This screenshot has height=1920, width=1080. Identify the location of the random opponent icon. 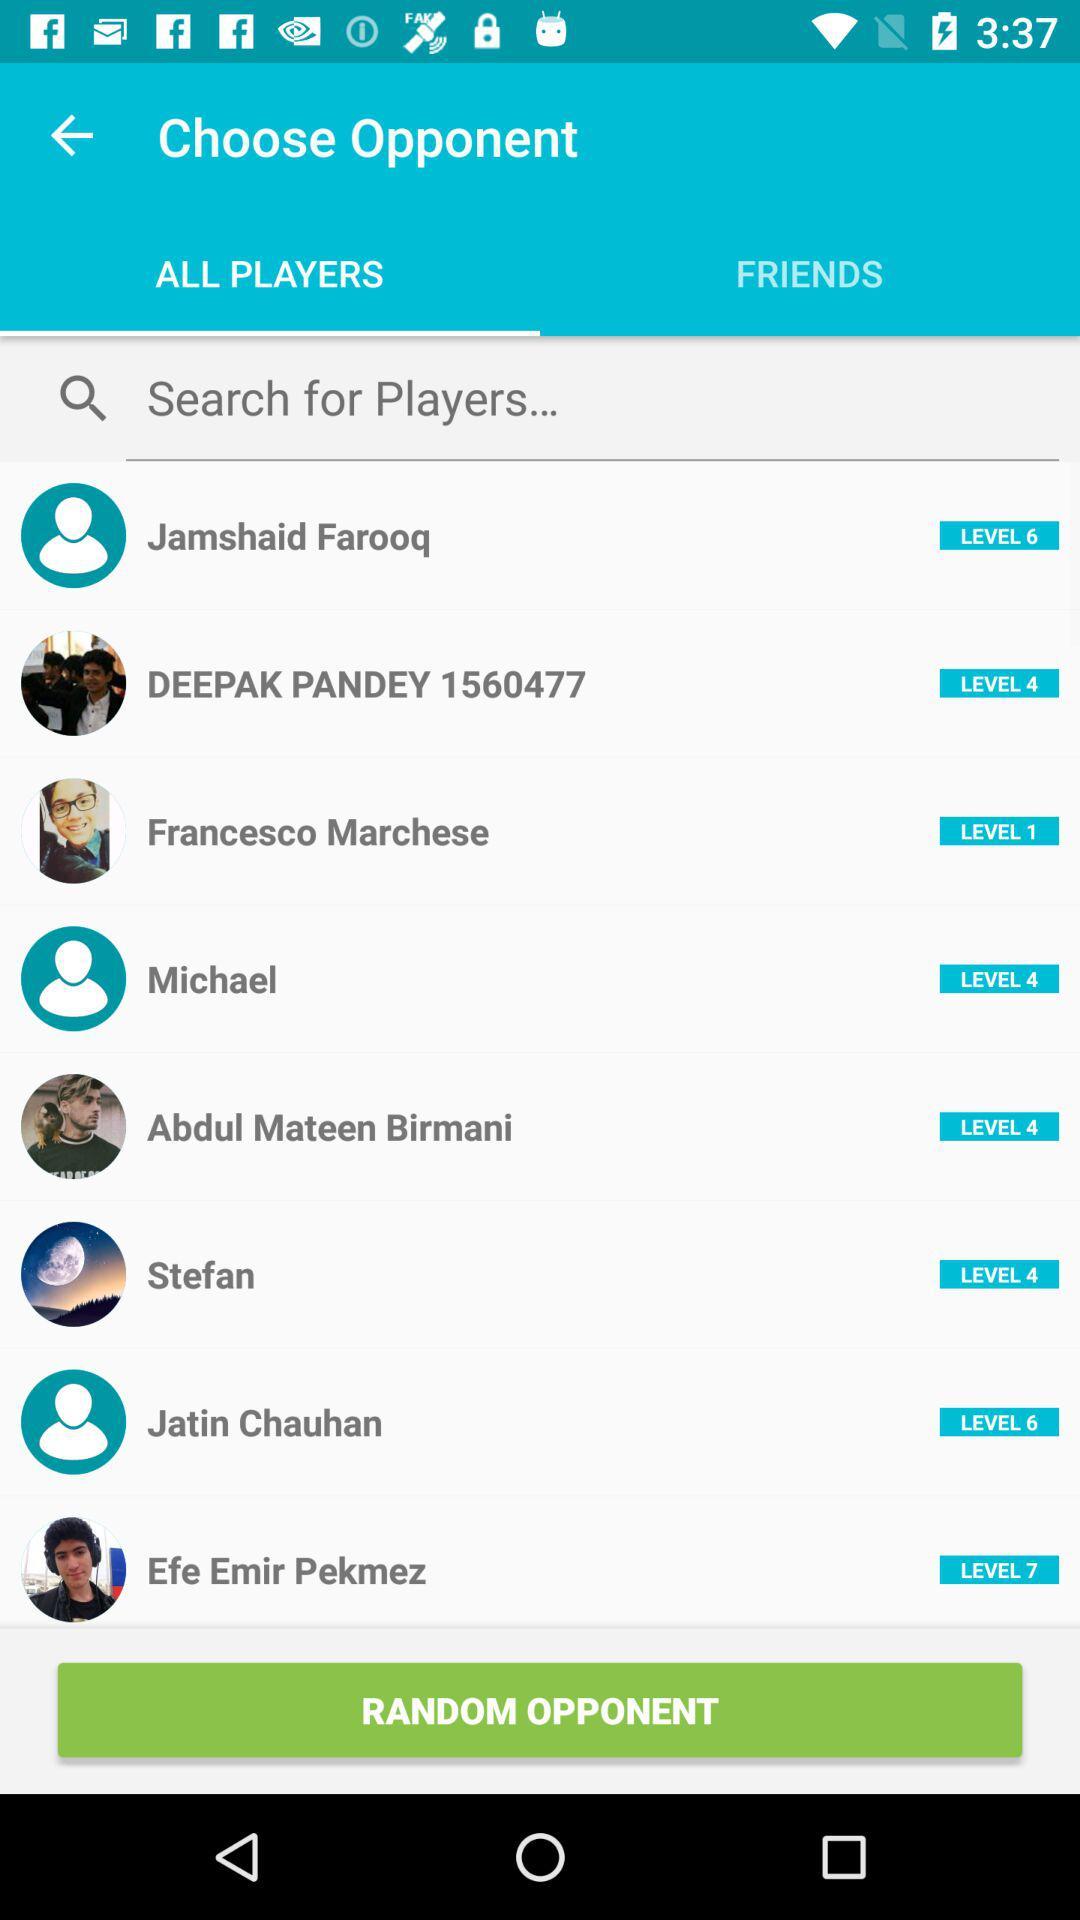
(540, 1708).